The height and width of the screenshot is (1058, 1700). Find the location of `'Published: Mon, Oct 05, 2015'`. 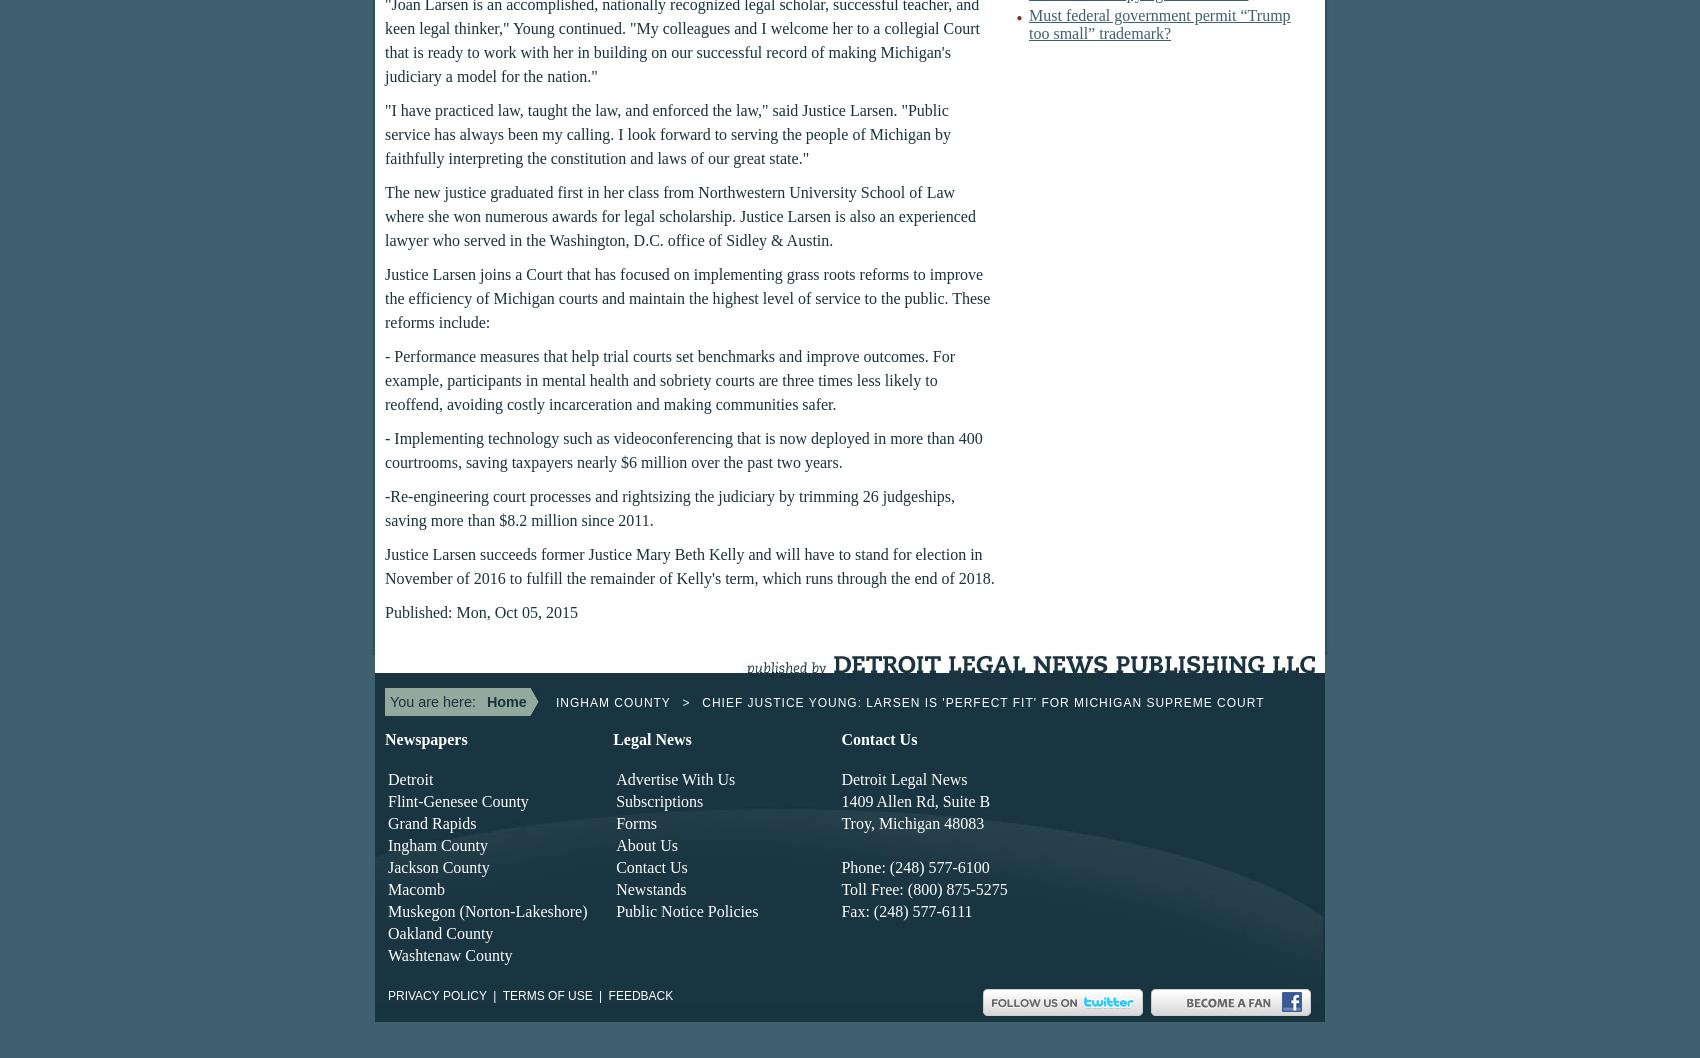

'Published: Mon, Oct 05, 2015' is located at coordinates (480, 612).